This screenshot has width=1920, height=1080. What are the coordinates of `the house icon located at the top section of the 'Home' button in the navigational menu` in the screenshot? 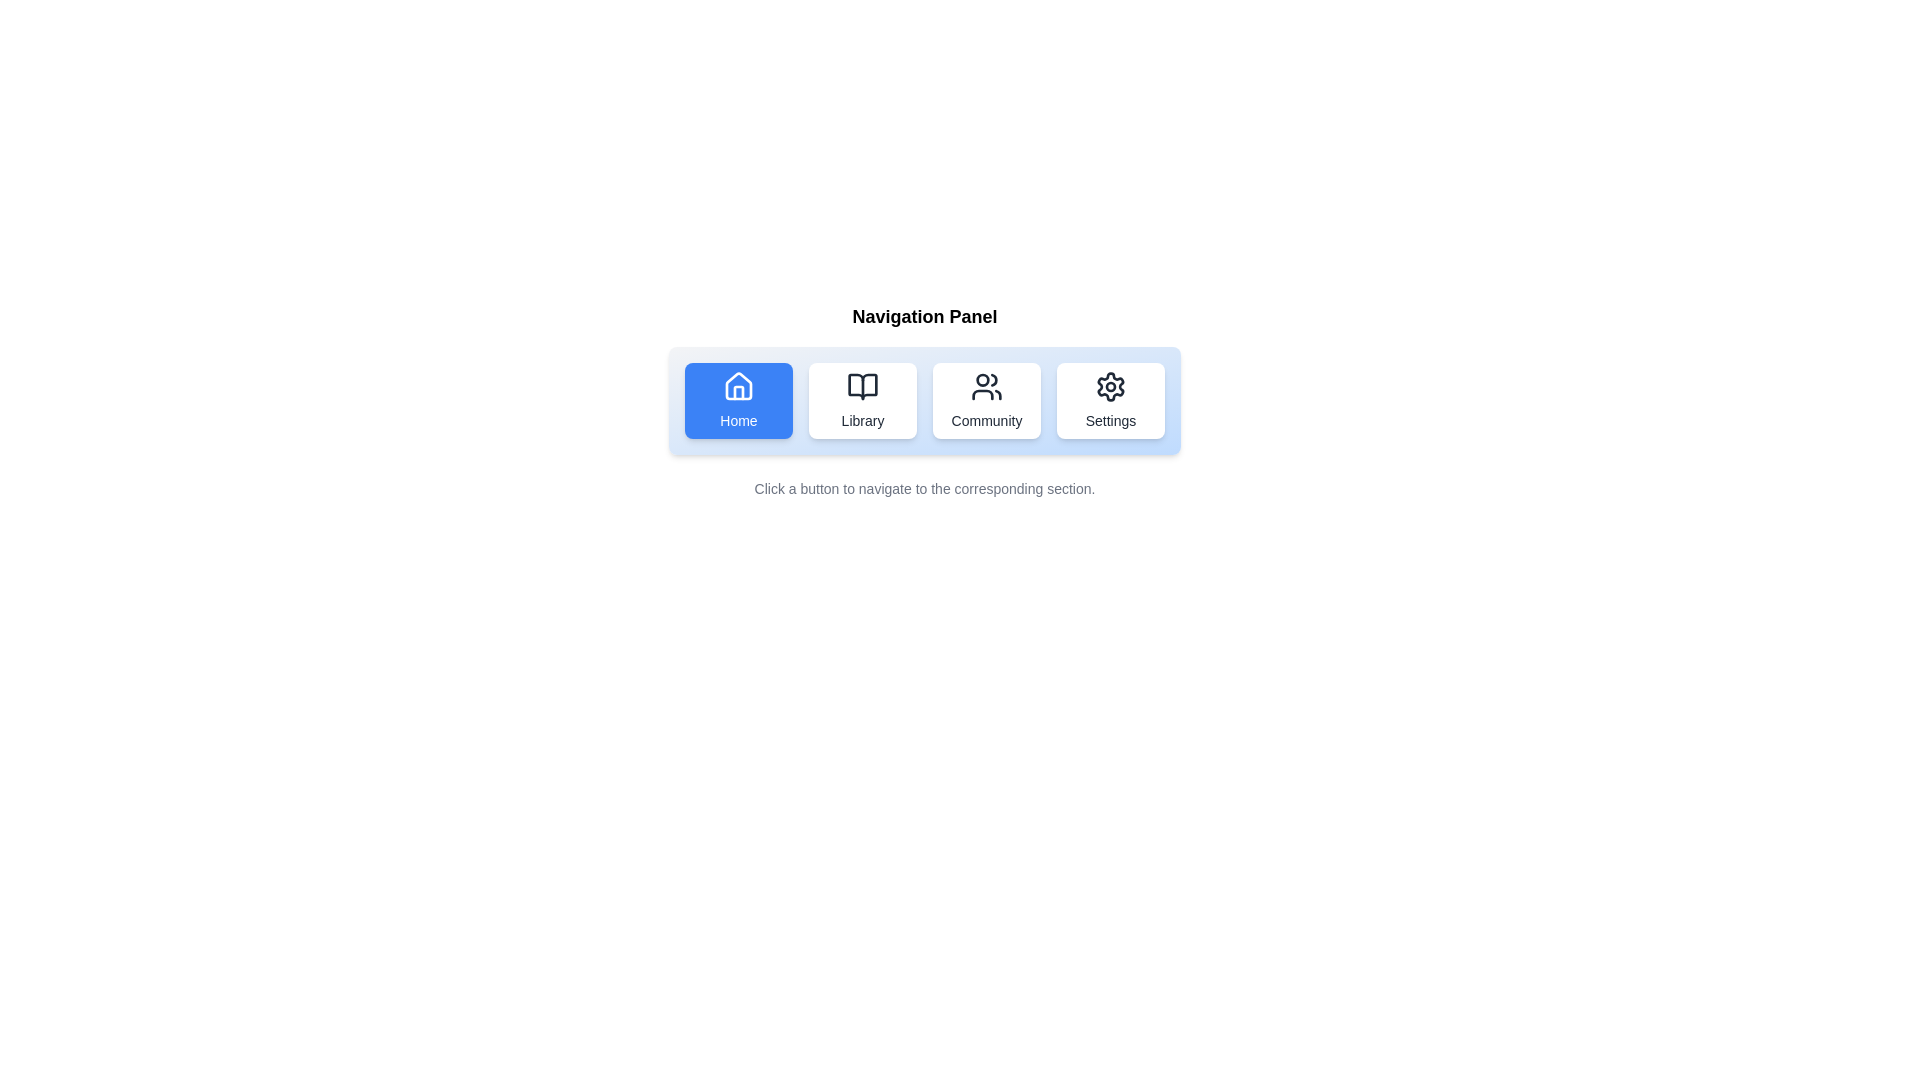 It's located at (738, 386).